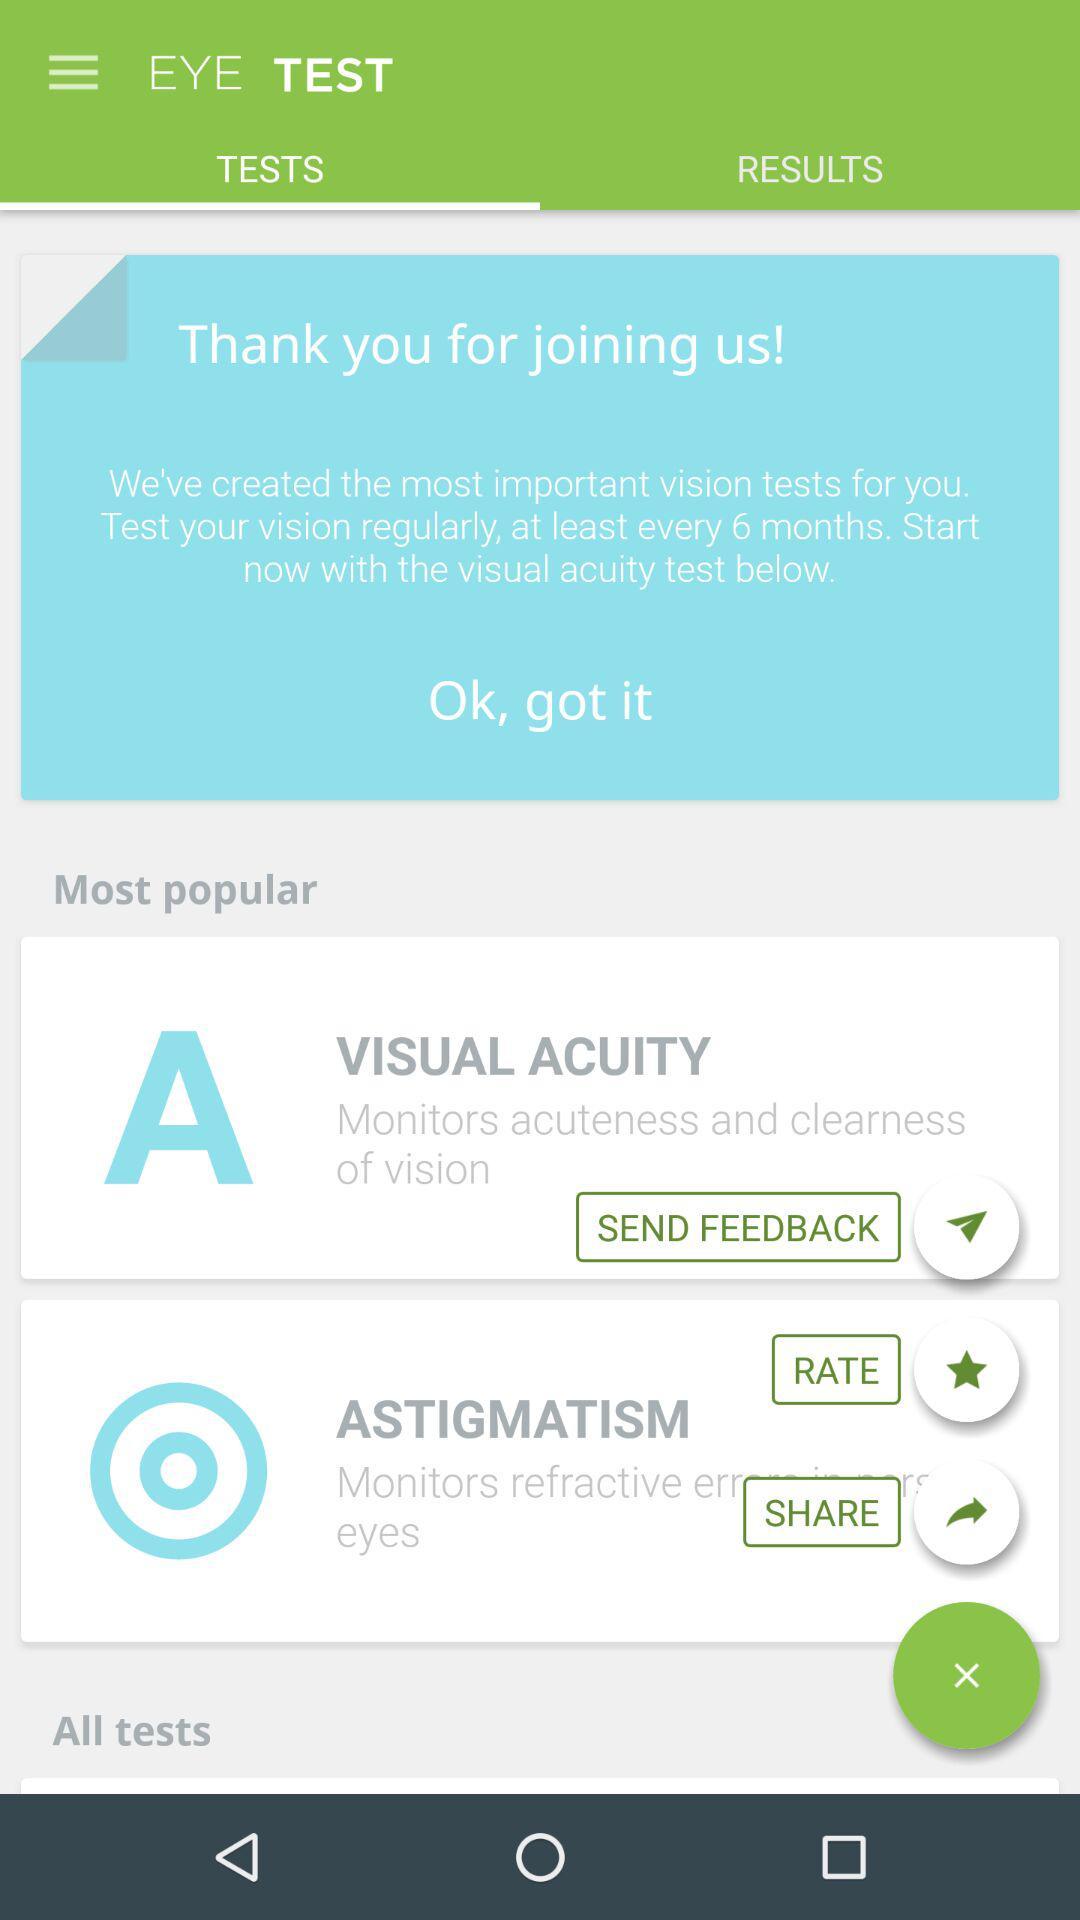 This screenshot has height=1920, width=1080. Describe the element at coordinates (810, 156) in the screenshot. I see `item to the right of the tests icon` at that location.